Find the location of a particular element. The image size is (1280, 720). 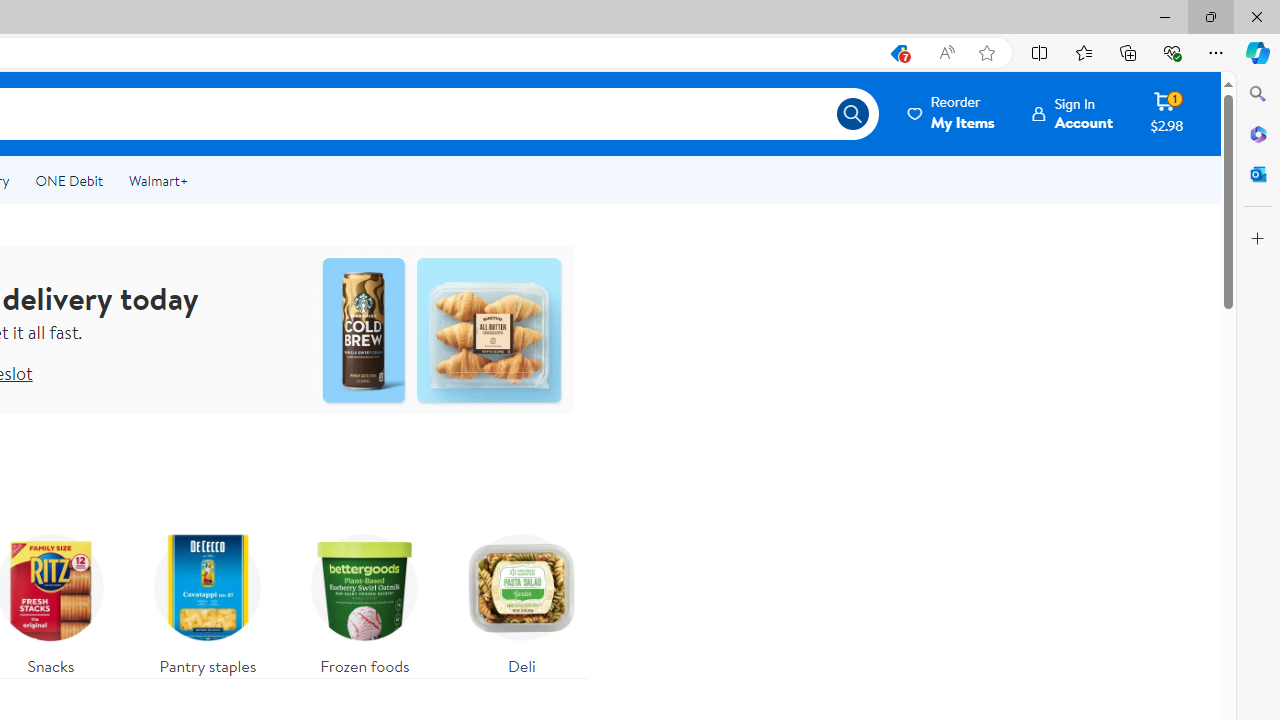

'Deli' is located at coordinates (521, 598).